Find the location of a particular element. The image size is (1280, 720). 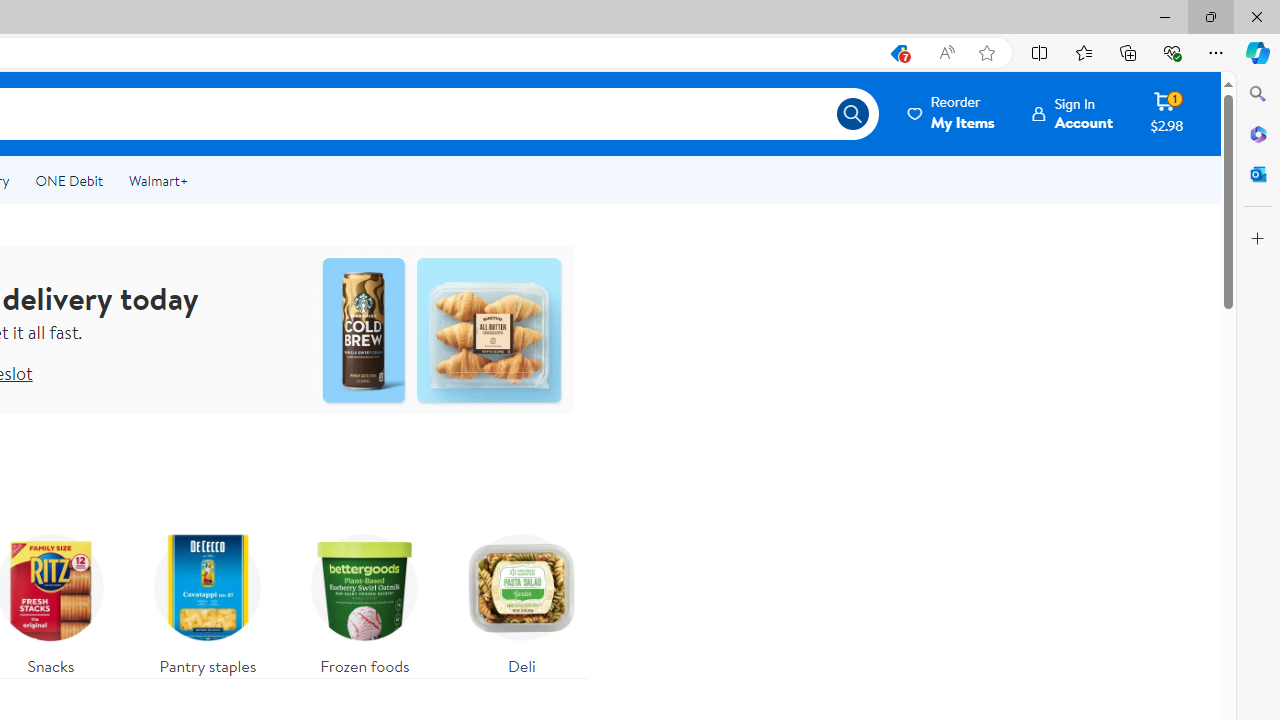

'Deli' is located at coordinates (521, 598).